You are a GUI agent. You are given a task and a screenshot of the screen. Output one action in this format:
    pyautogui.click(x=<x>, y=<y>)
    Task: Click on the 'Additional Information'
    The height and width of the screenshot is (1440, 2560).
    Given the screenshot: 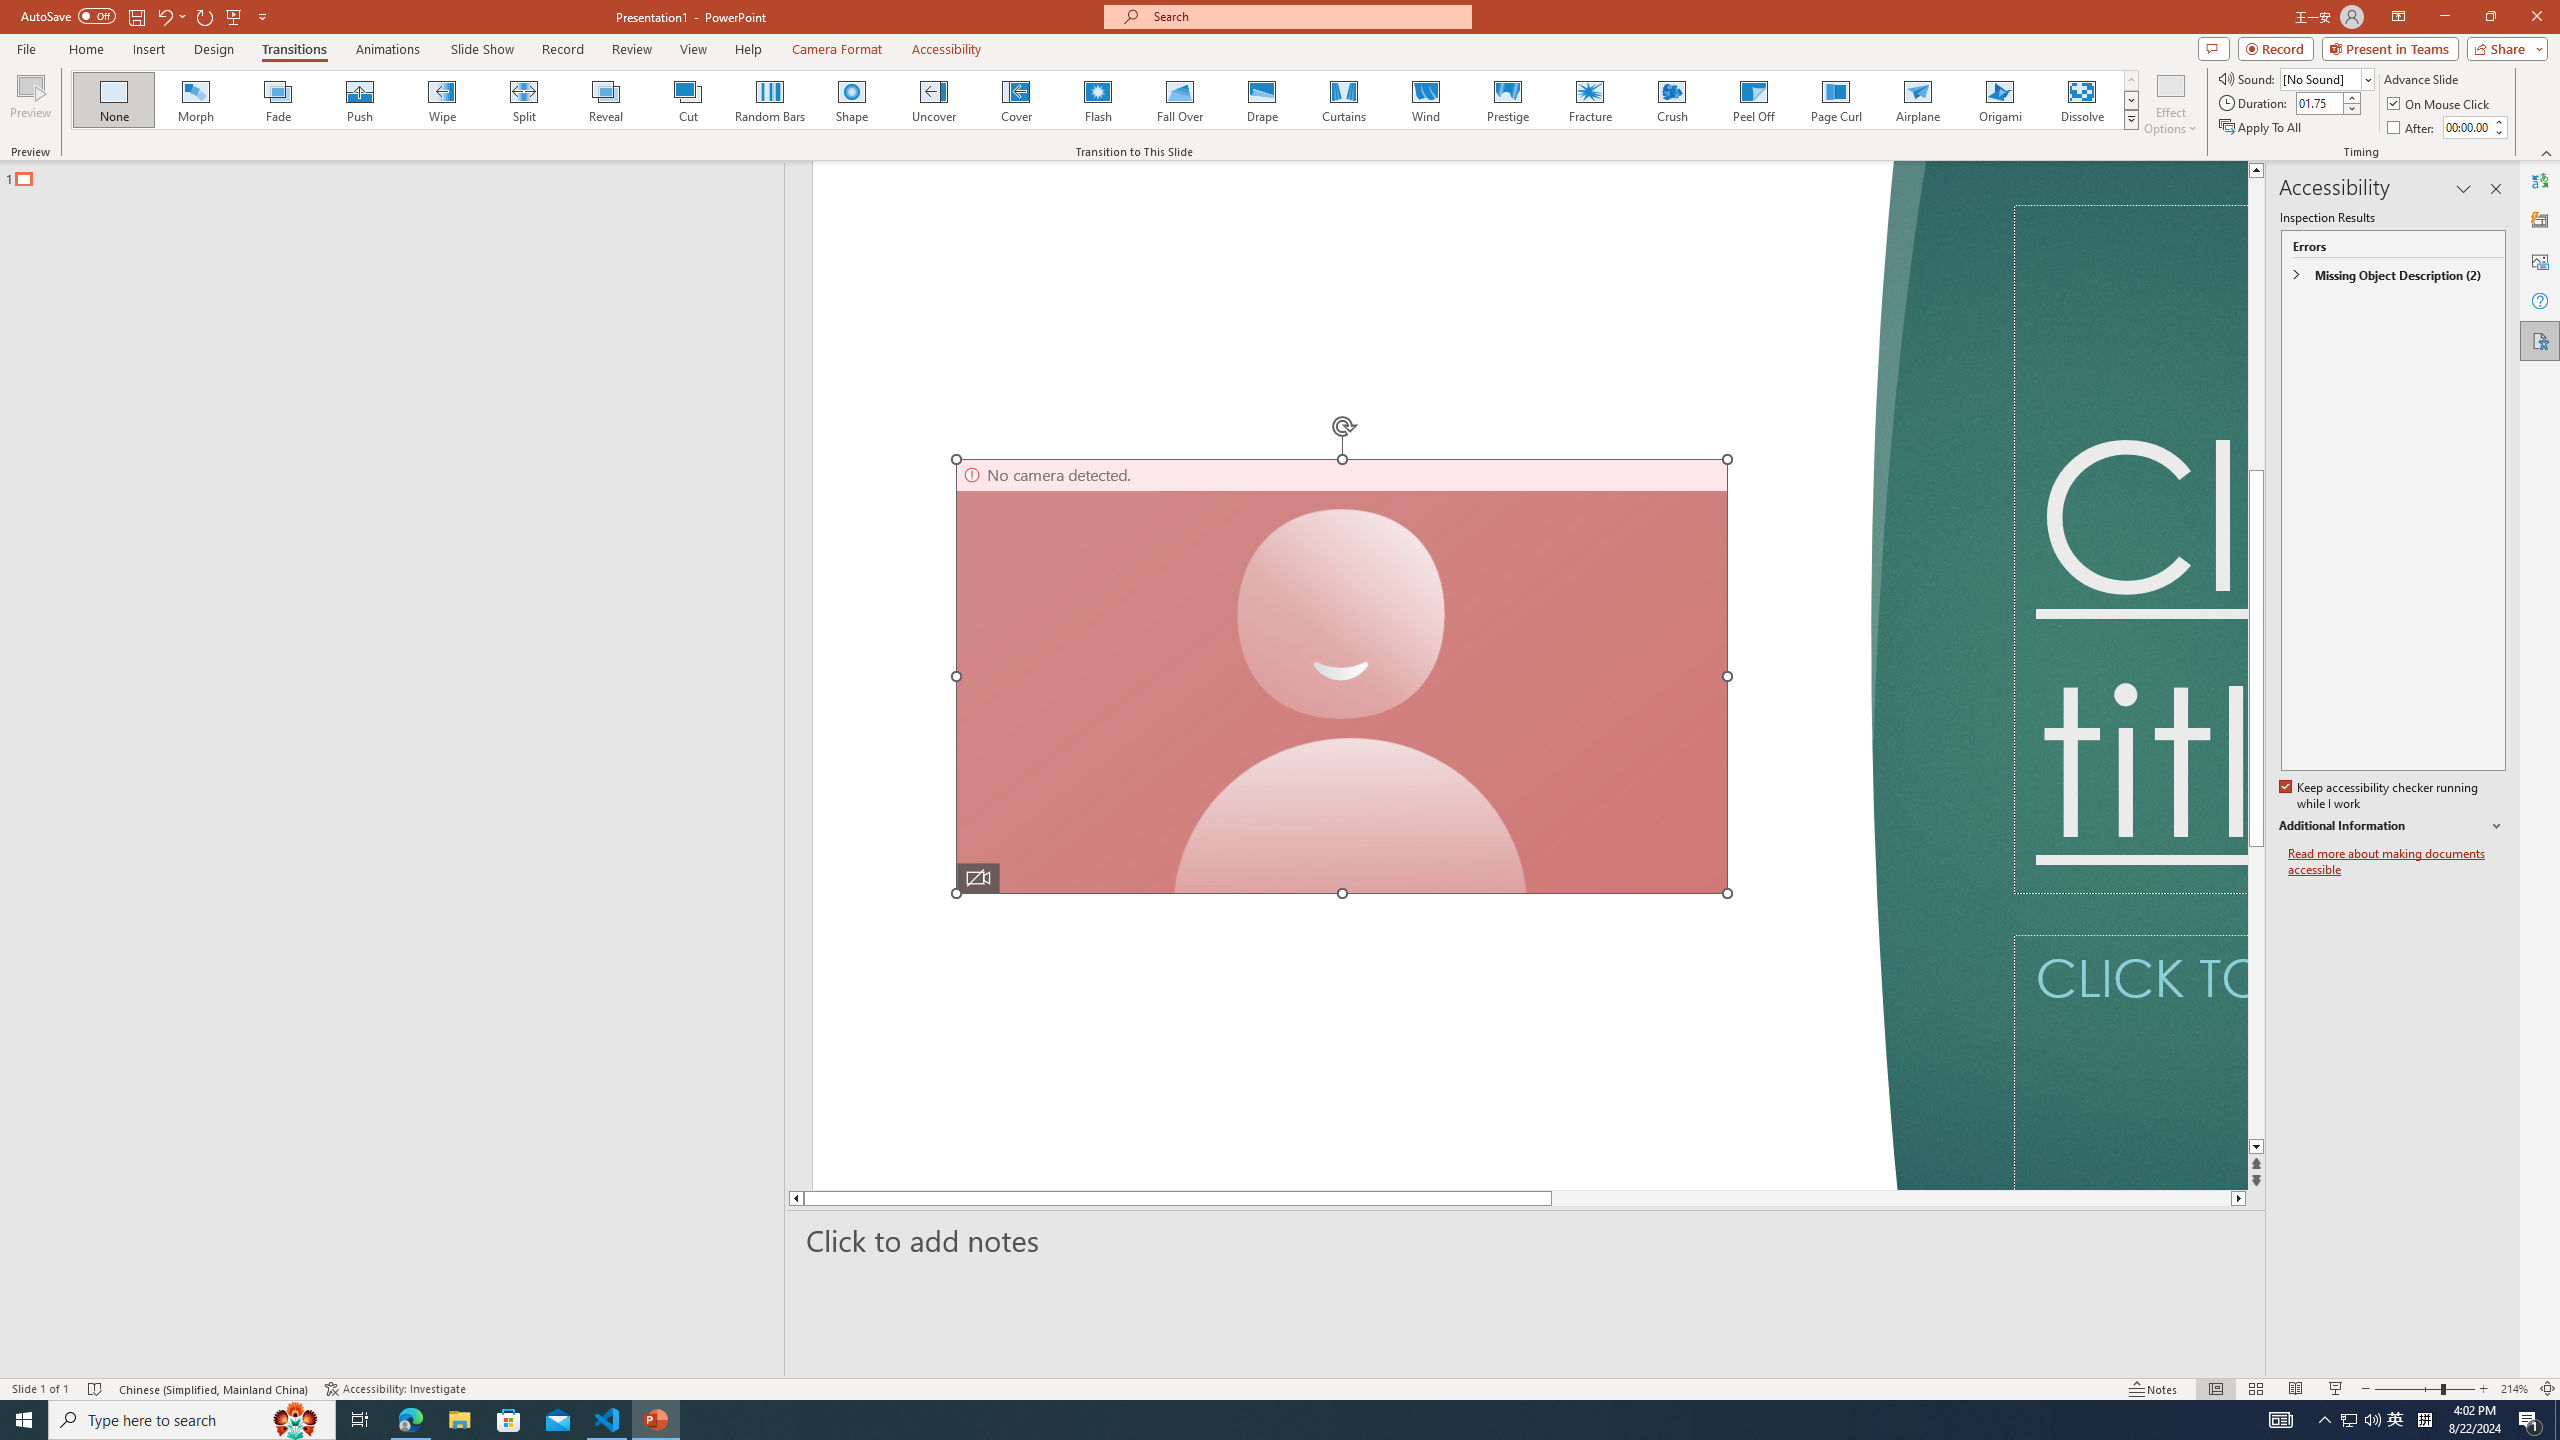 What is the action you would take?
    pyautogui.click(x=2392, y=826)
    